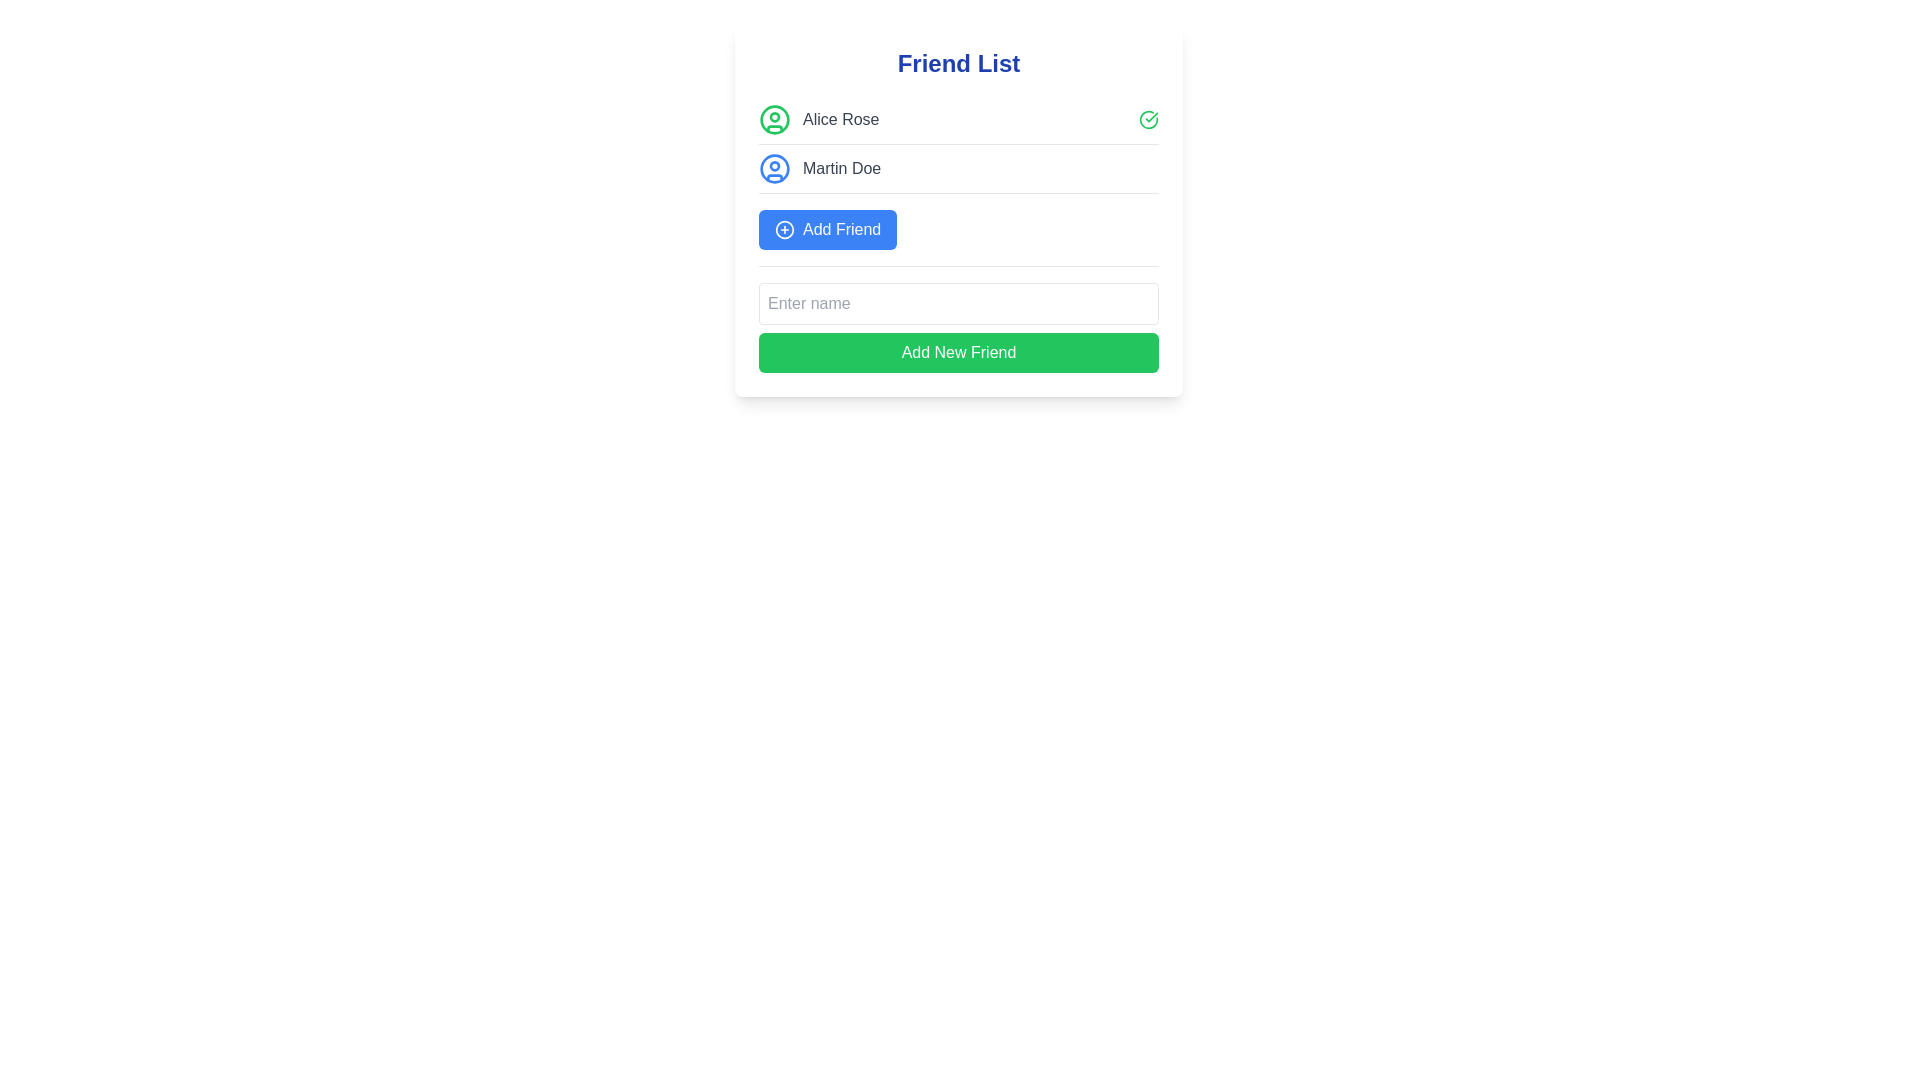 The image size is (1920, 1080). Describe the element at coordinates (784, 229) in the screenshot. I see `the circular add icon within the Add Friend button` at that location.